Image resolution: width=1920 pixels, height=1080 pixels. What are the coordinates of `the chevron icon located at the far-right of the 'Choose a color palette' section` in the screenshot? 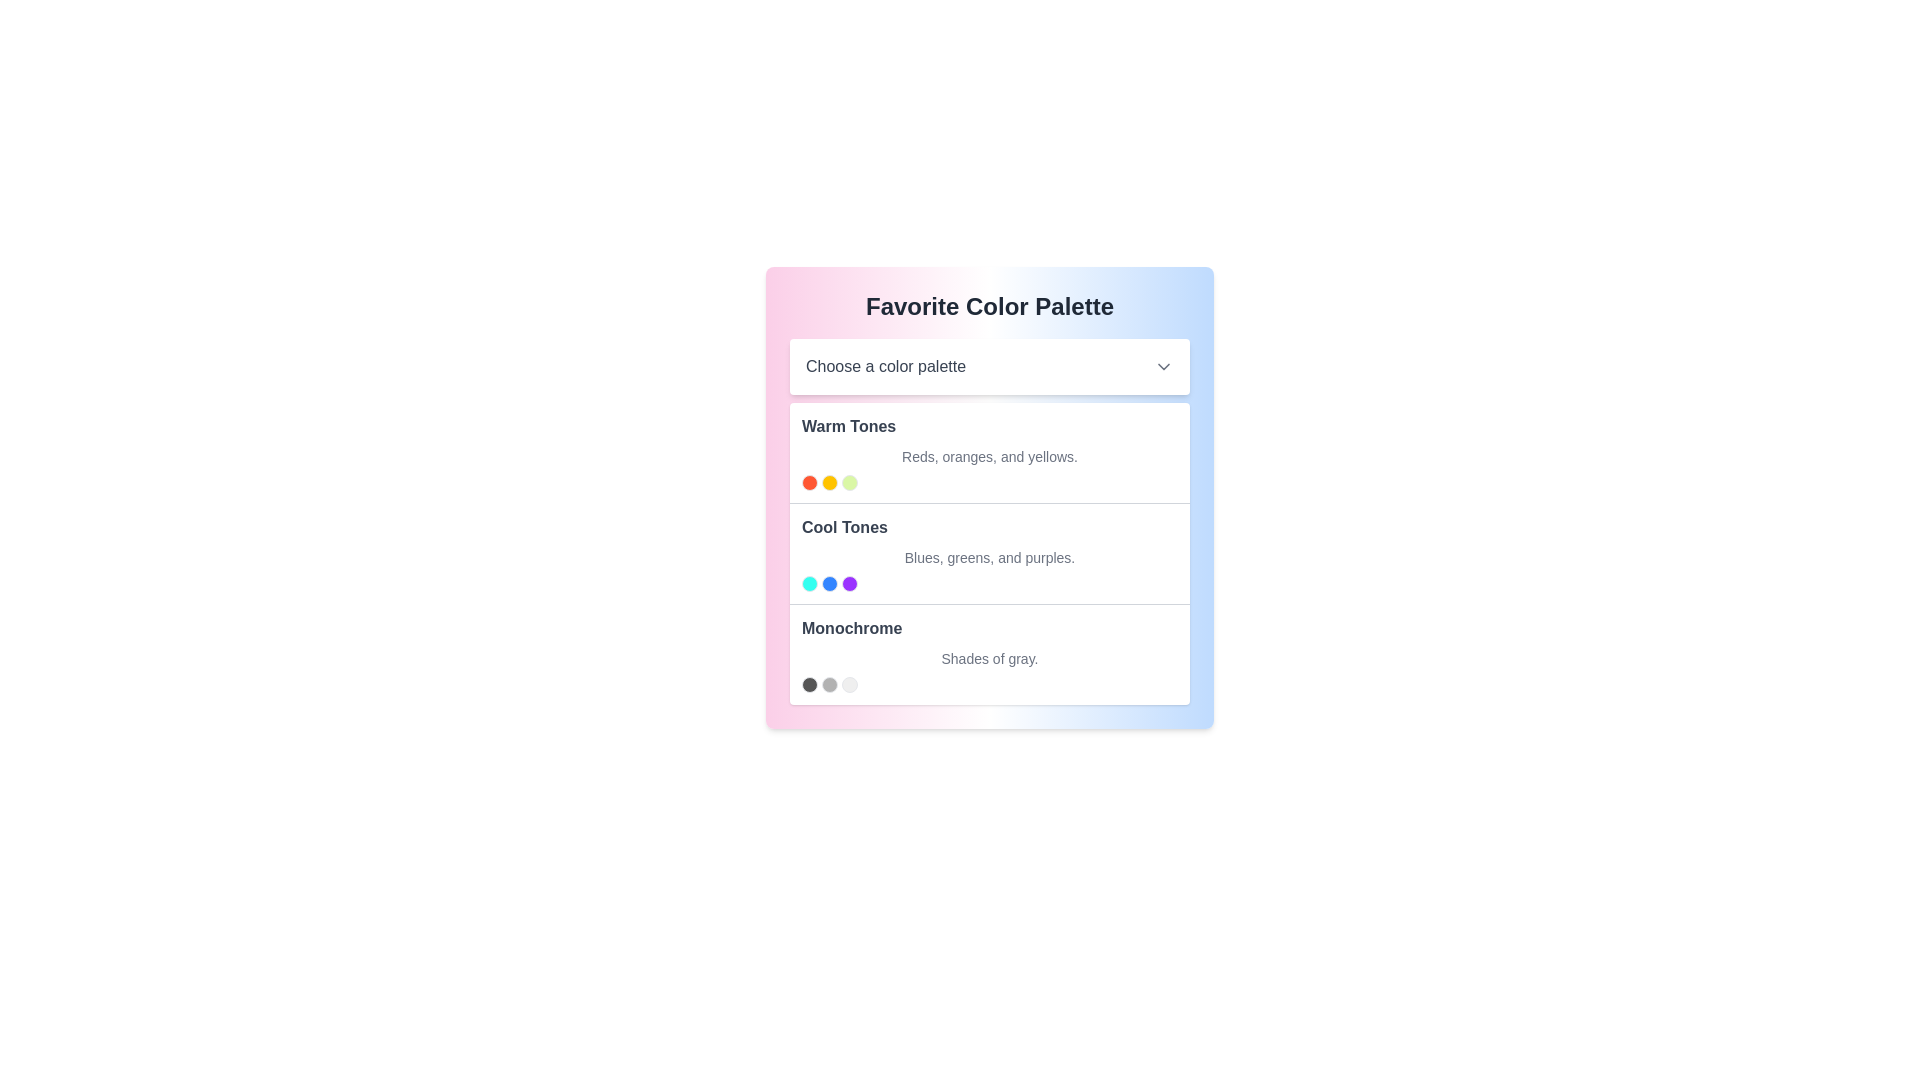 It's located at (1163, 366).